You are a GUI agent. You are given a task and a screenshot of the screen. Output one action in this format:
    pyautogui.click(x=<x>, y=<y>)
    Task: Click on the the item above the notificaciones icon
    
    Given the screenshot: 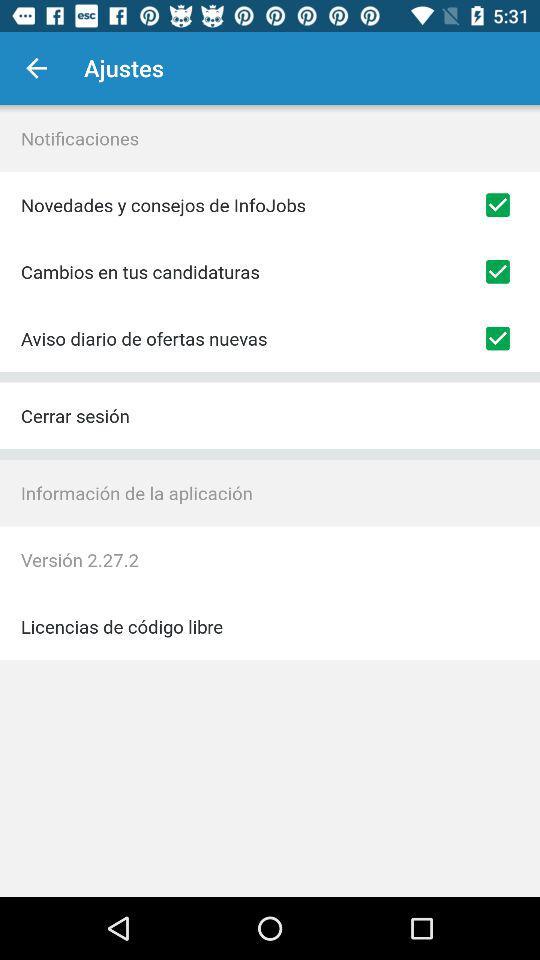 What is the action you would take?
    pyautogui.click(x=36, y=68)
    